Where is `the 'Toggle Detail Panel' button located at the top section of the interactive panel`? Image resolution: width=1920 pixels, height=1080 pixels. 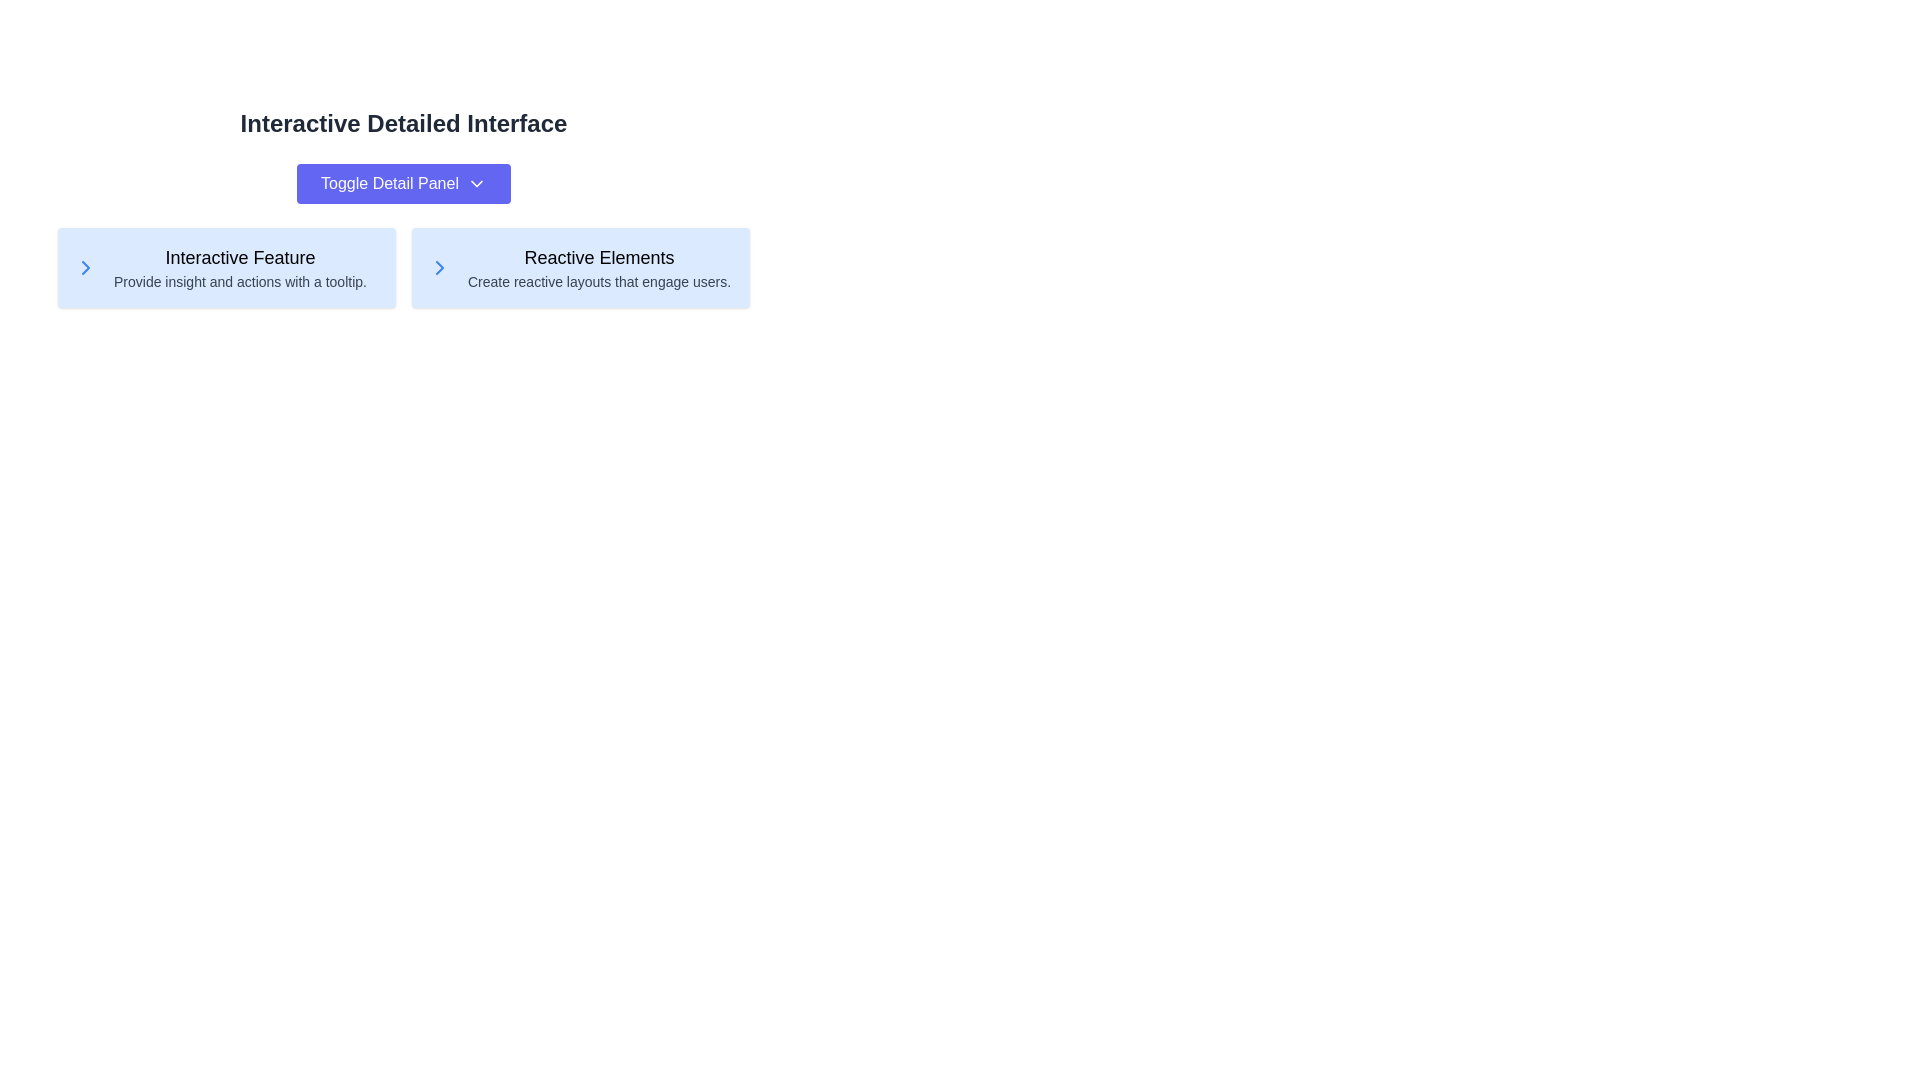
the 'Toggle Detail Panel' button located at the top section of the interactive panel is located at coordinates (402, 208).